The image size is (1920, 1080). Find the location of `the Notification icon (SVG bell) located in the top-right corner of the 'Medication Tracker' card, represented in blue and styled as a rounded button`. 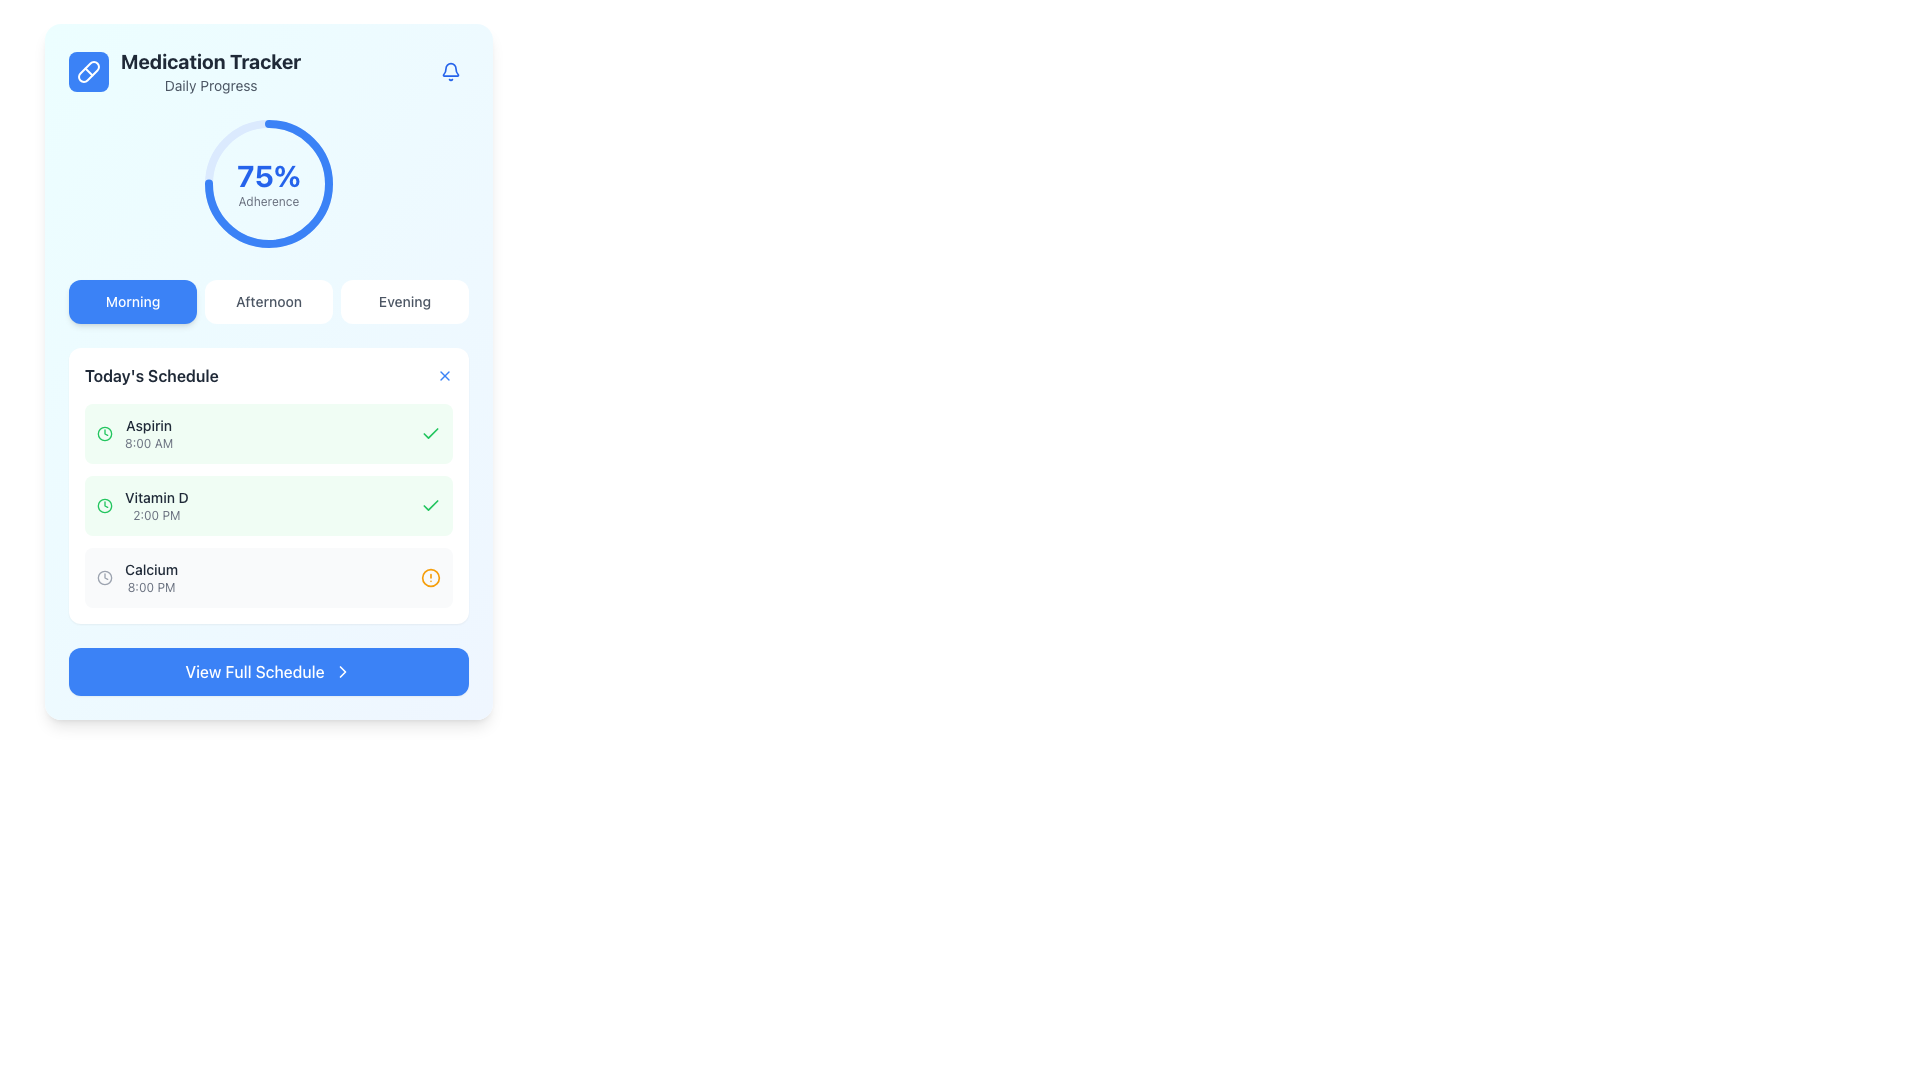

the Notification icon (SVG bell) located in the top-right corner of the 'Medication Tracker' card, represented in blue and styled as a rounded button is located at coordinates (450, 71).